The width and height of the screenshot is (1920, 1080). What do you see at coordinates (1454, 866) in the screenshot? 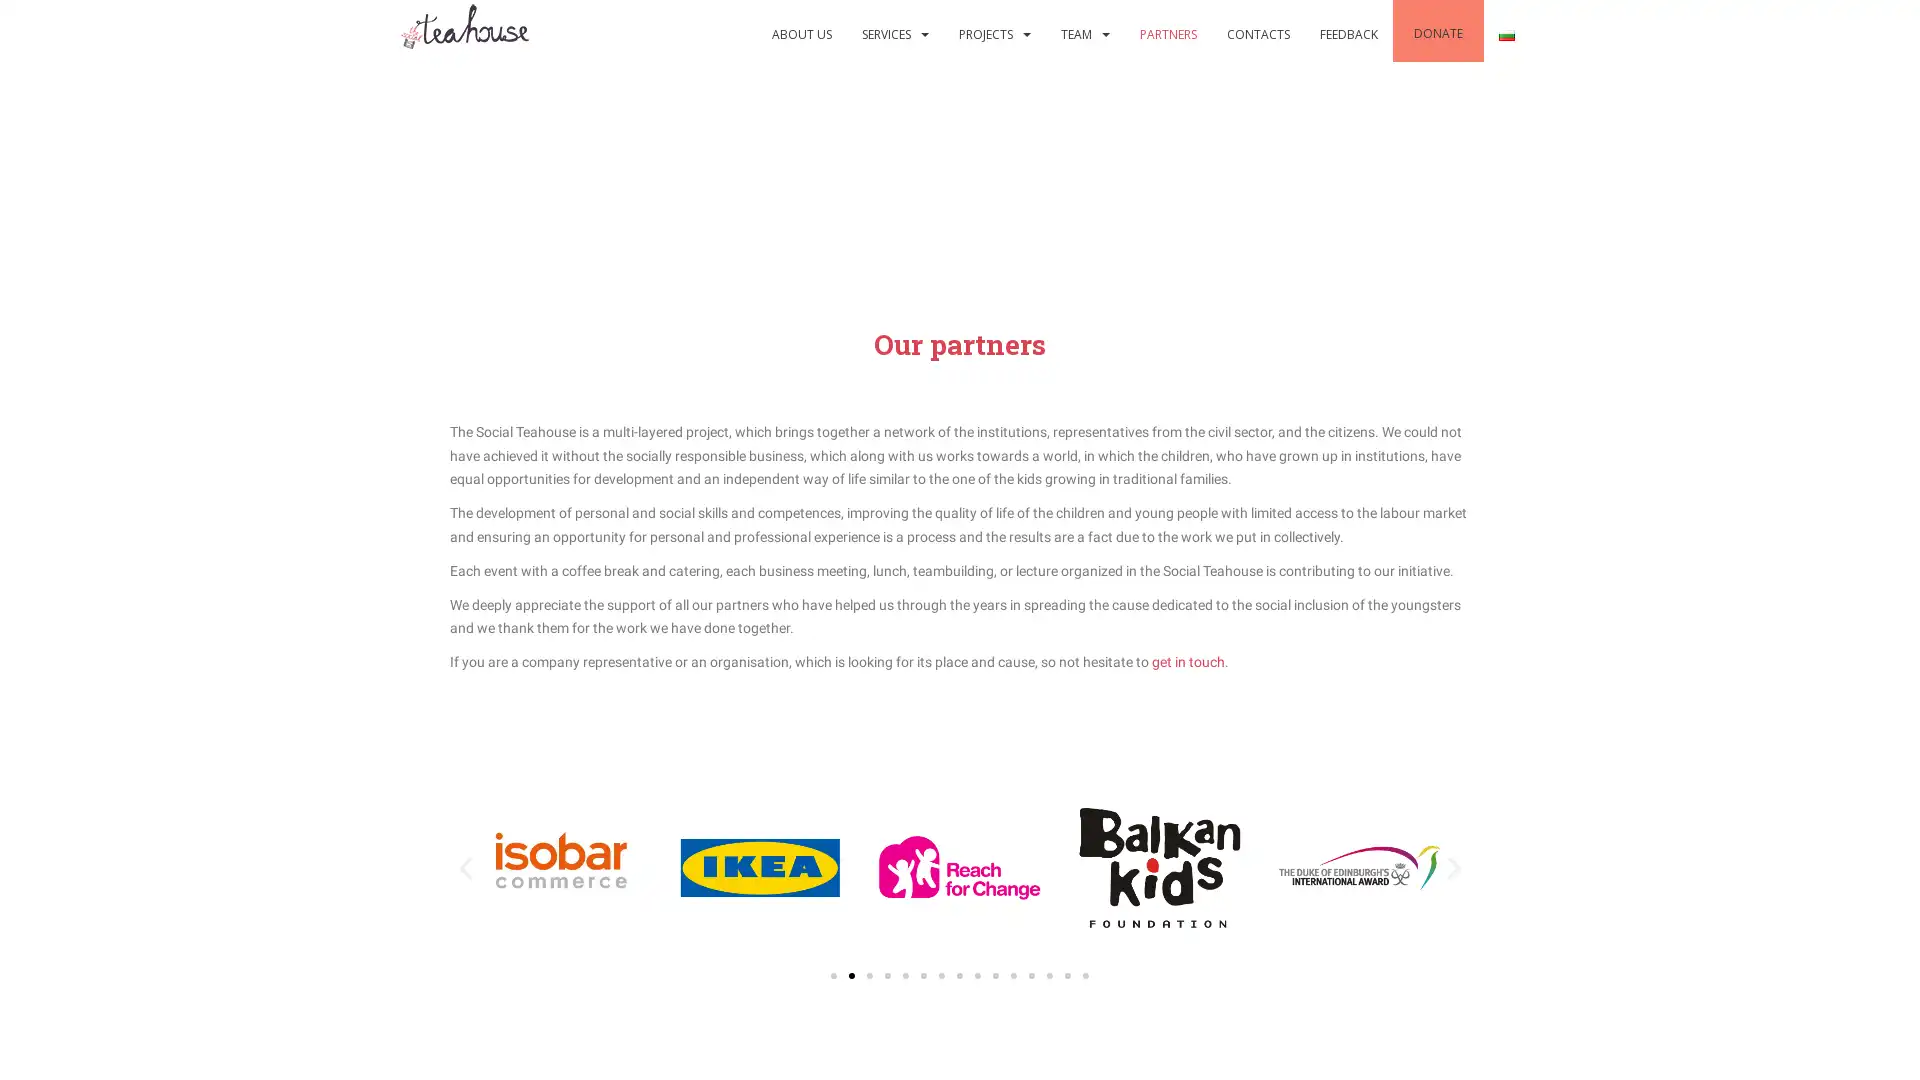
I see `Next slide` at bounding box center [1454, 866].